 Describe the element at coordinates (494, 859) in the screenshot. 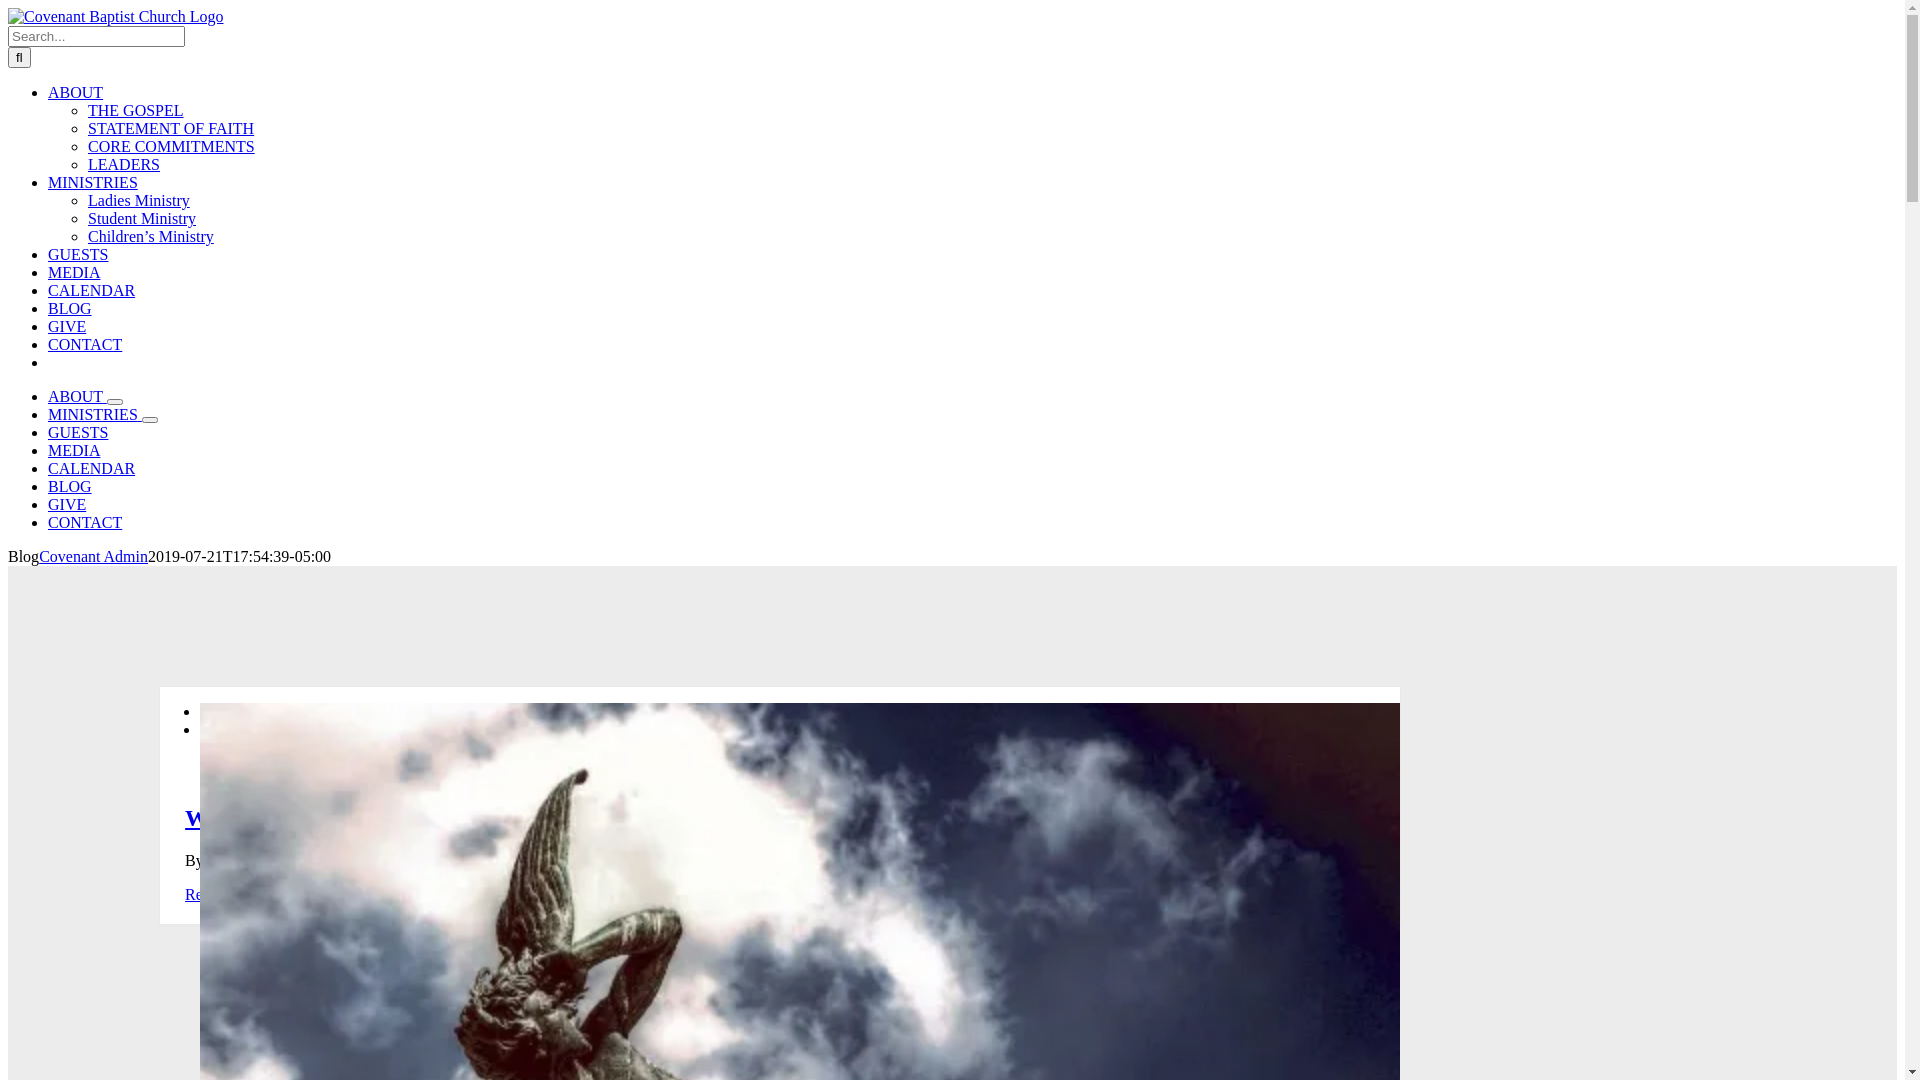

I see `'Devil'` at that location.